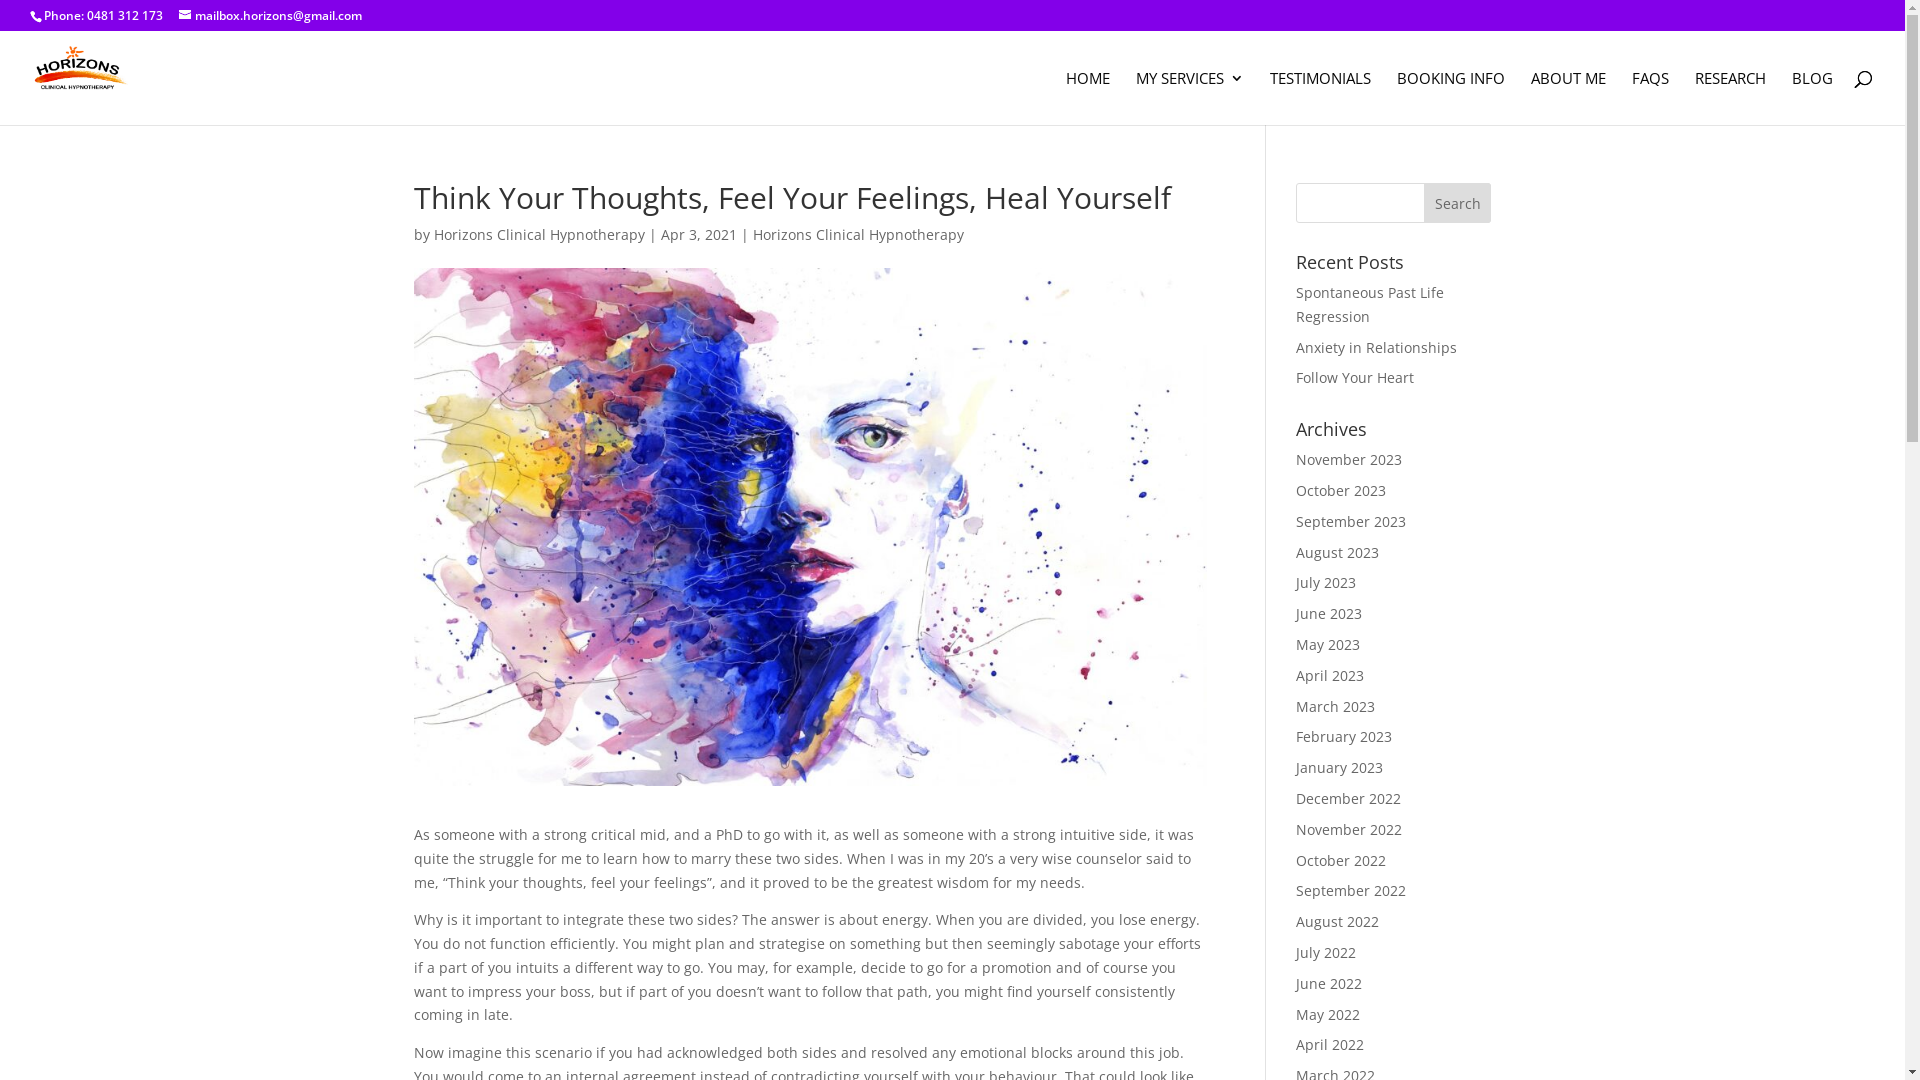 Image resolution: width=1920 pixels, height=1080 pixels. I want to click on 'MY SERVICES', so click(1190, 97).